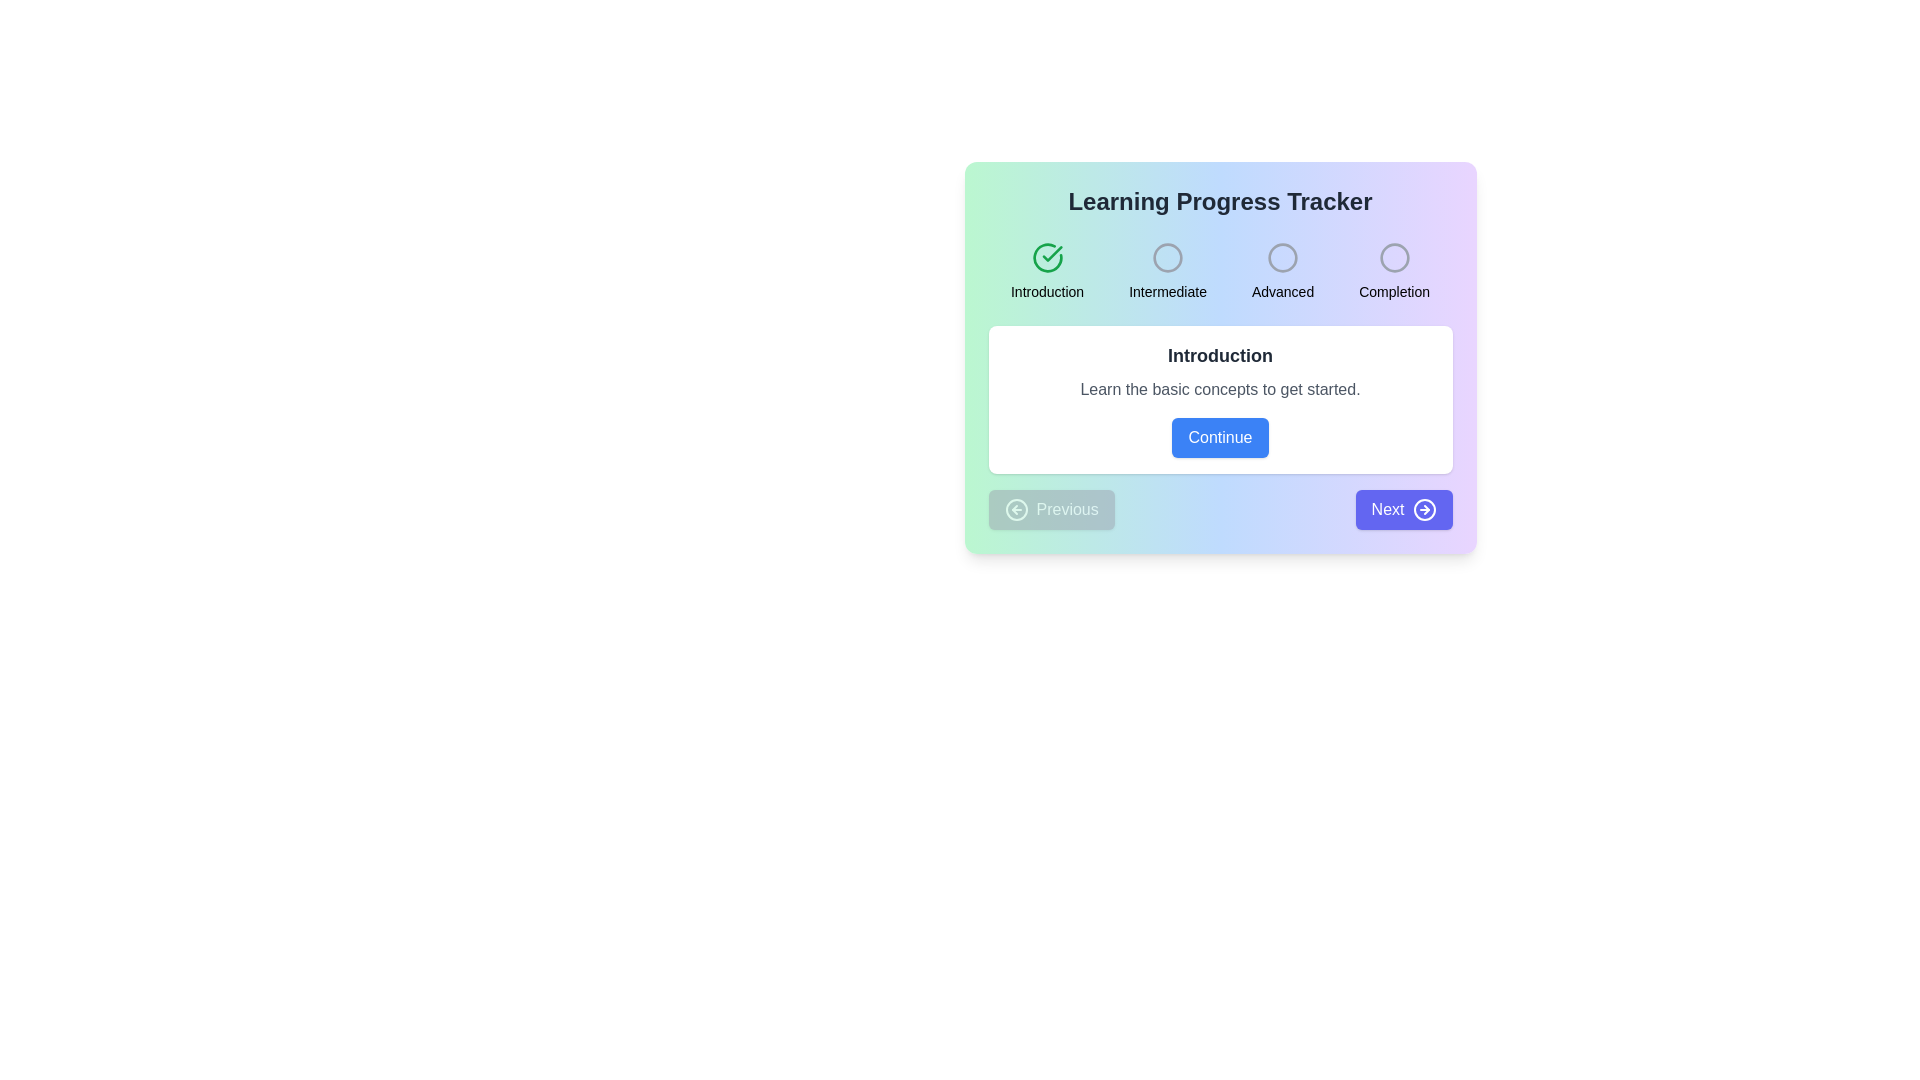  I want to click on the section heading text that informs users about the topic or purpose of the related content, so click(1219, 354).